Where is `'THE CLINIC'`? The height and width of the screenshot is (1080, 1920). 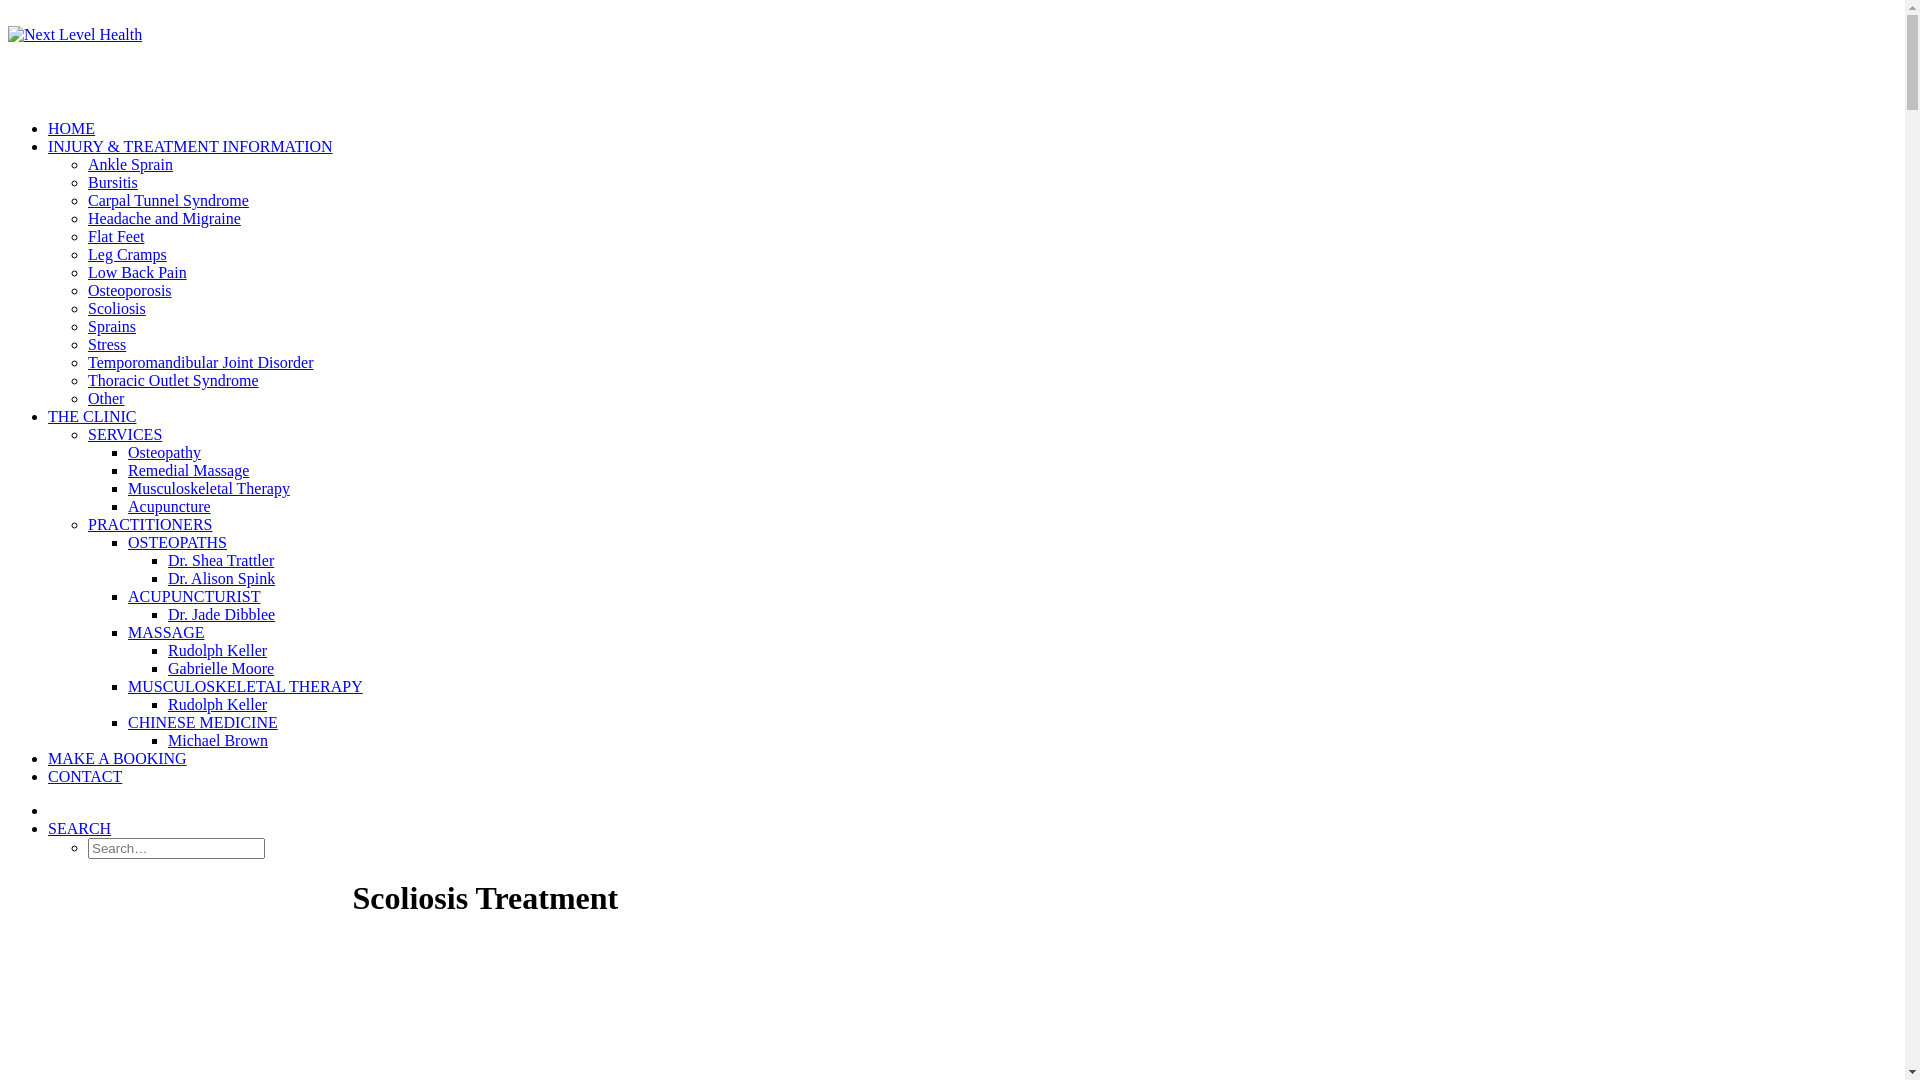
'THE CLINIC' is located at coordinates (90, 415).